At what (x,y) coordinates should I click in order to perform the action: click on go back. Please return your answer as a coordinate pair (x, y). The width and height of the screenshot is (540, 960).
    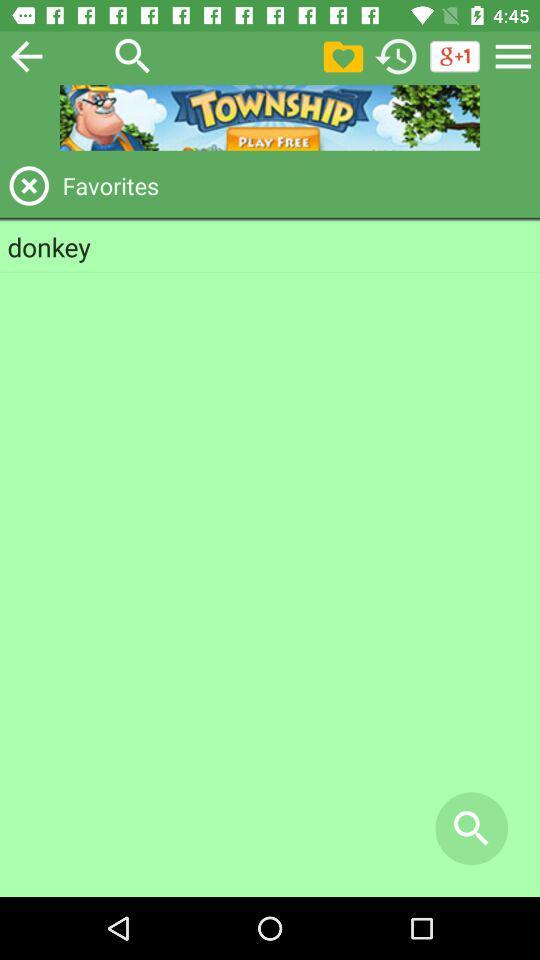
    Looking at the image, I should click on (25, 55).